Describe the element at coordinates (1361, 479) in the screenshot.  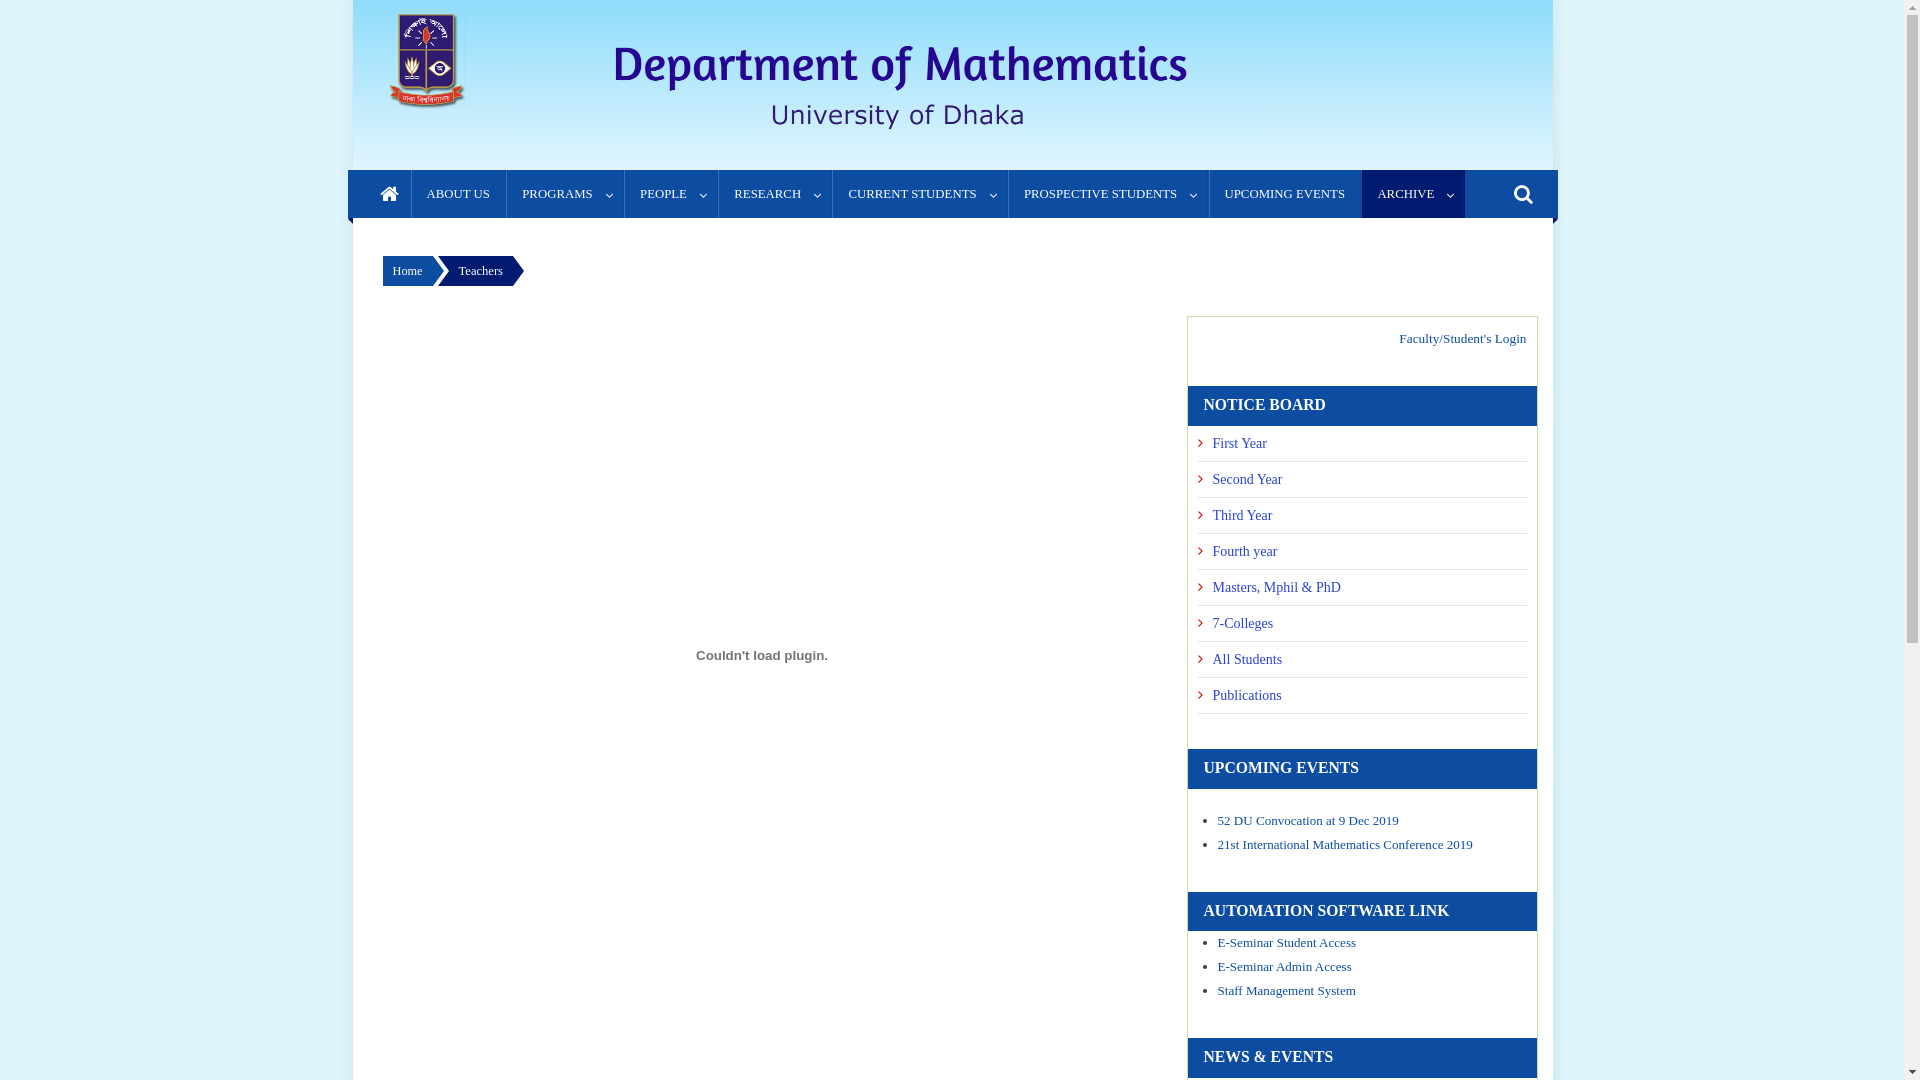
I see `'Second Year'` at that location.